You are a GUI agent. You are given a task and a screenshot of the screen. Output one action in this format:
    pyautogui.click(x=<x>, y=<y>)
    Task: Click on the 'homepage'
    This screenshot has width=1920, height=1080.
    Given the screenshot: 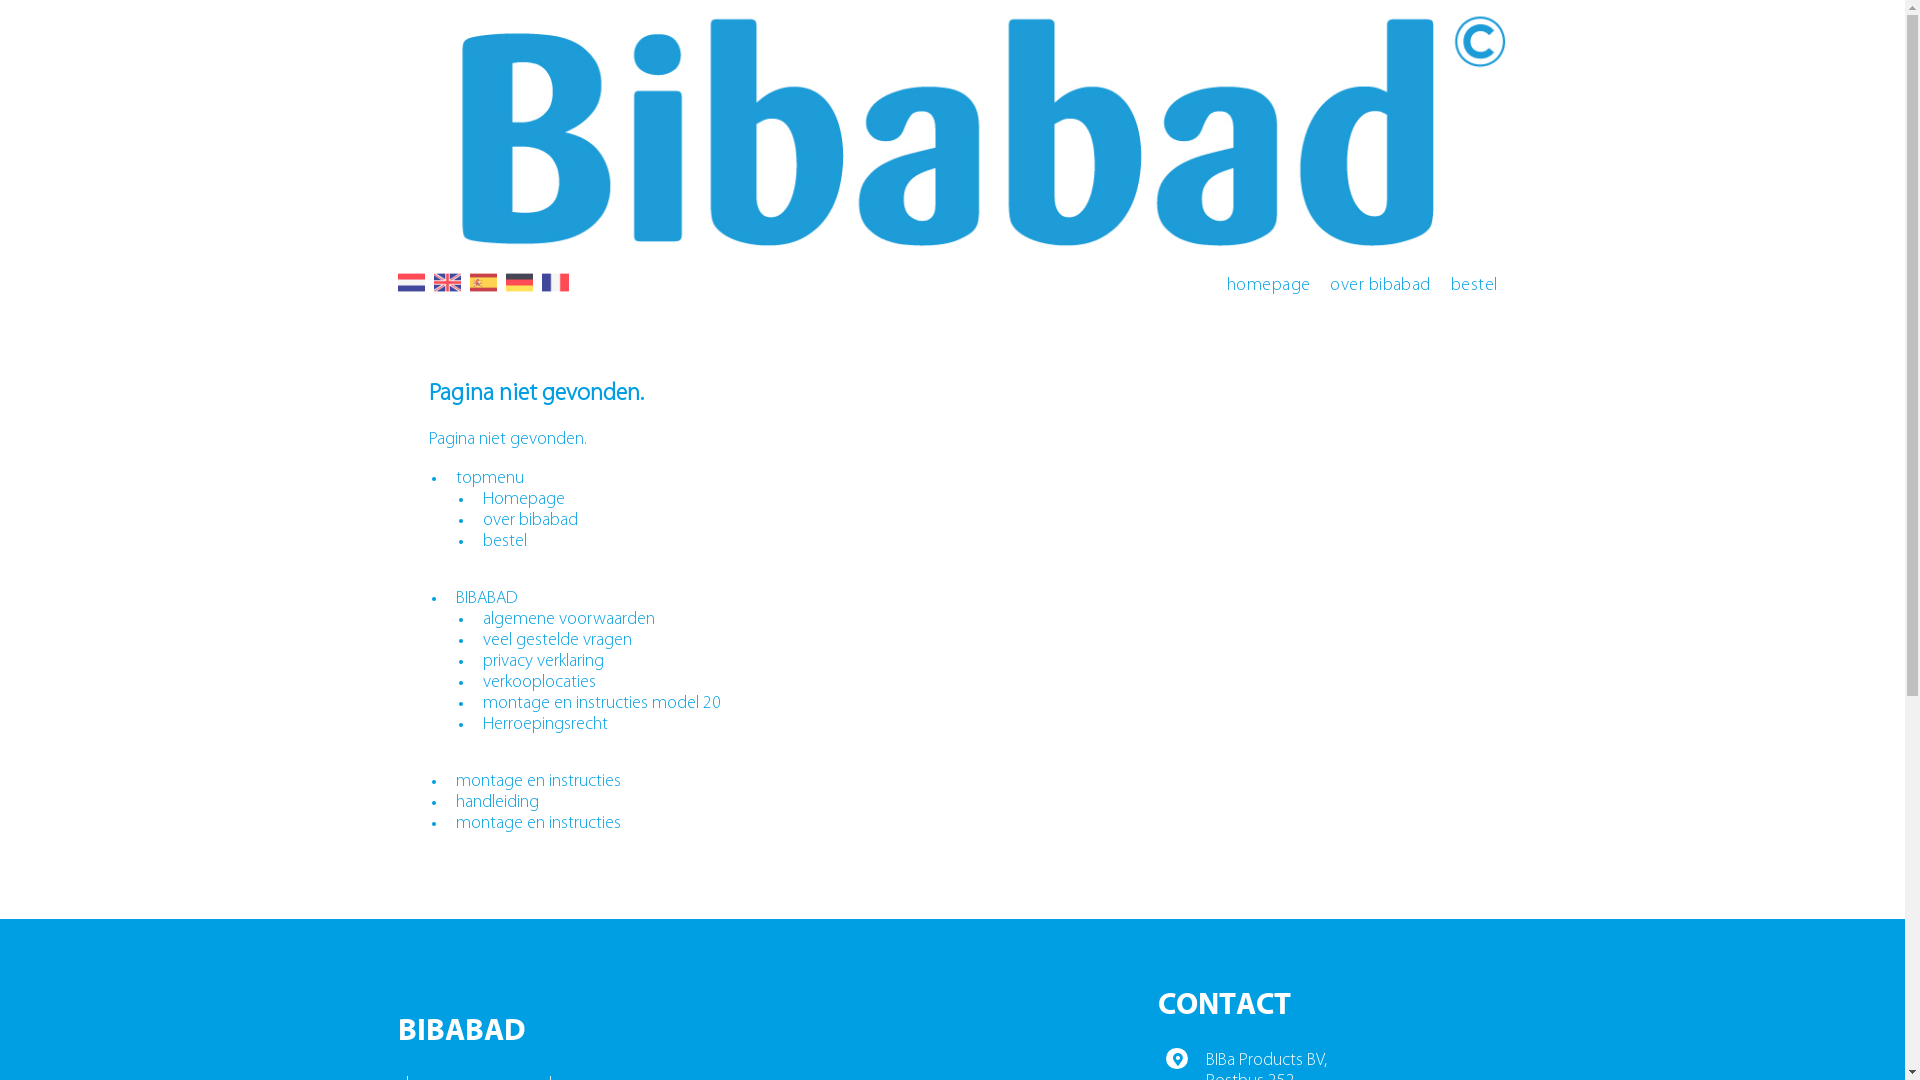 What is the action you would take?
    pyautogui.click(x=1267, y=285)
    